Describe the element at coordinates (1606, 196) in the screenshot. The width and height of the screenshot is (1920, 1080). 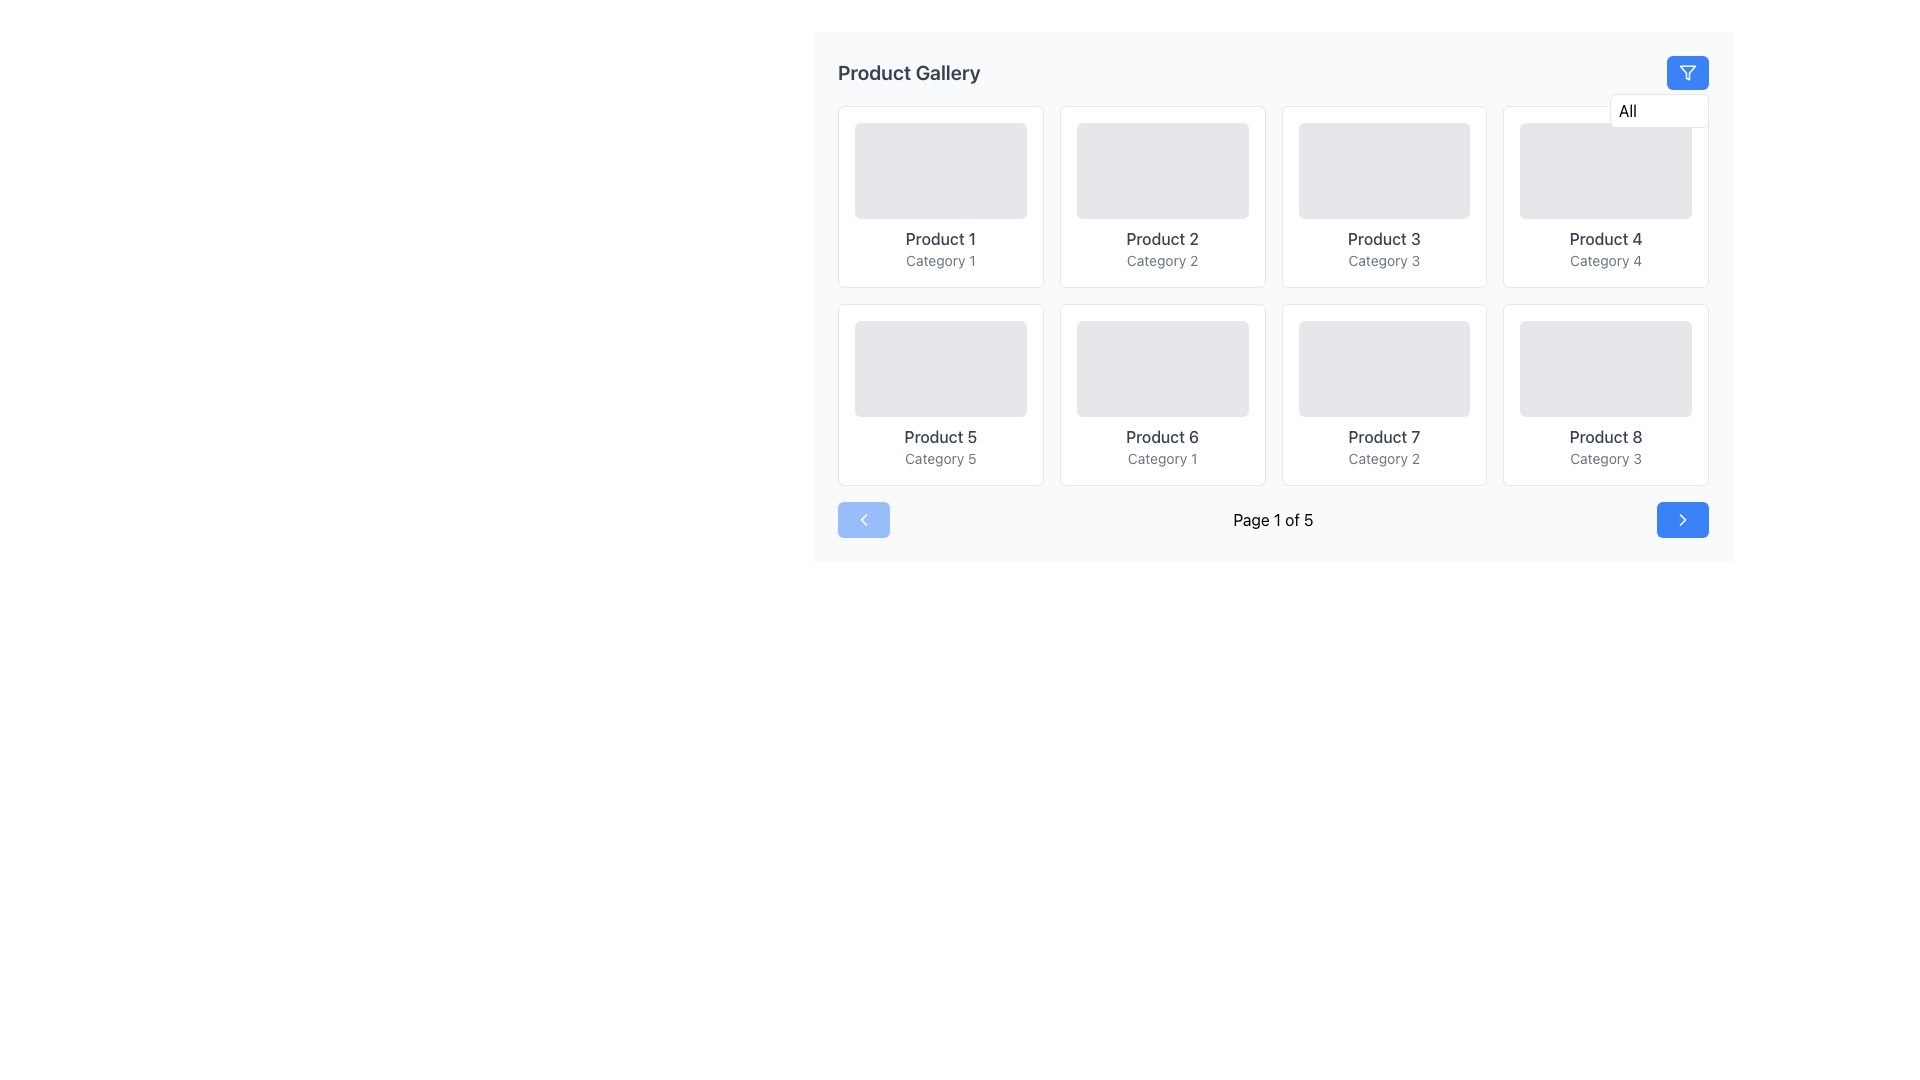
I see `the fourth product display card located in the top-right segment of the grid` at that location.